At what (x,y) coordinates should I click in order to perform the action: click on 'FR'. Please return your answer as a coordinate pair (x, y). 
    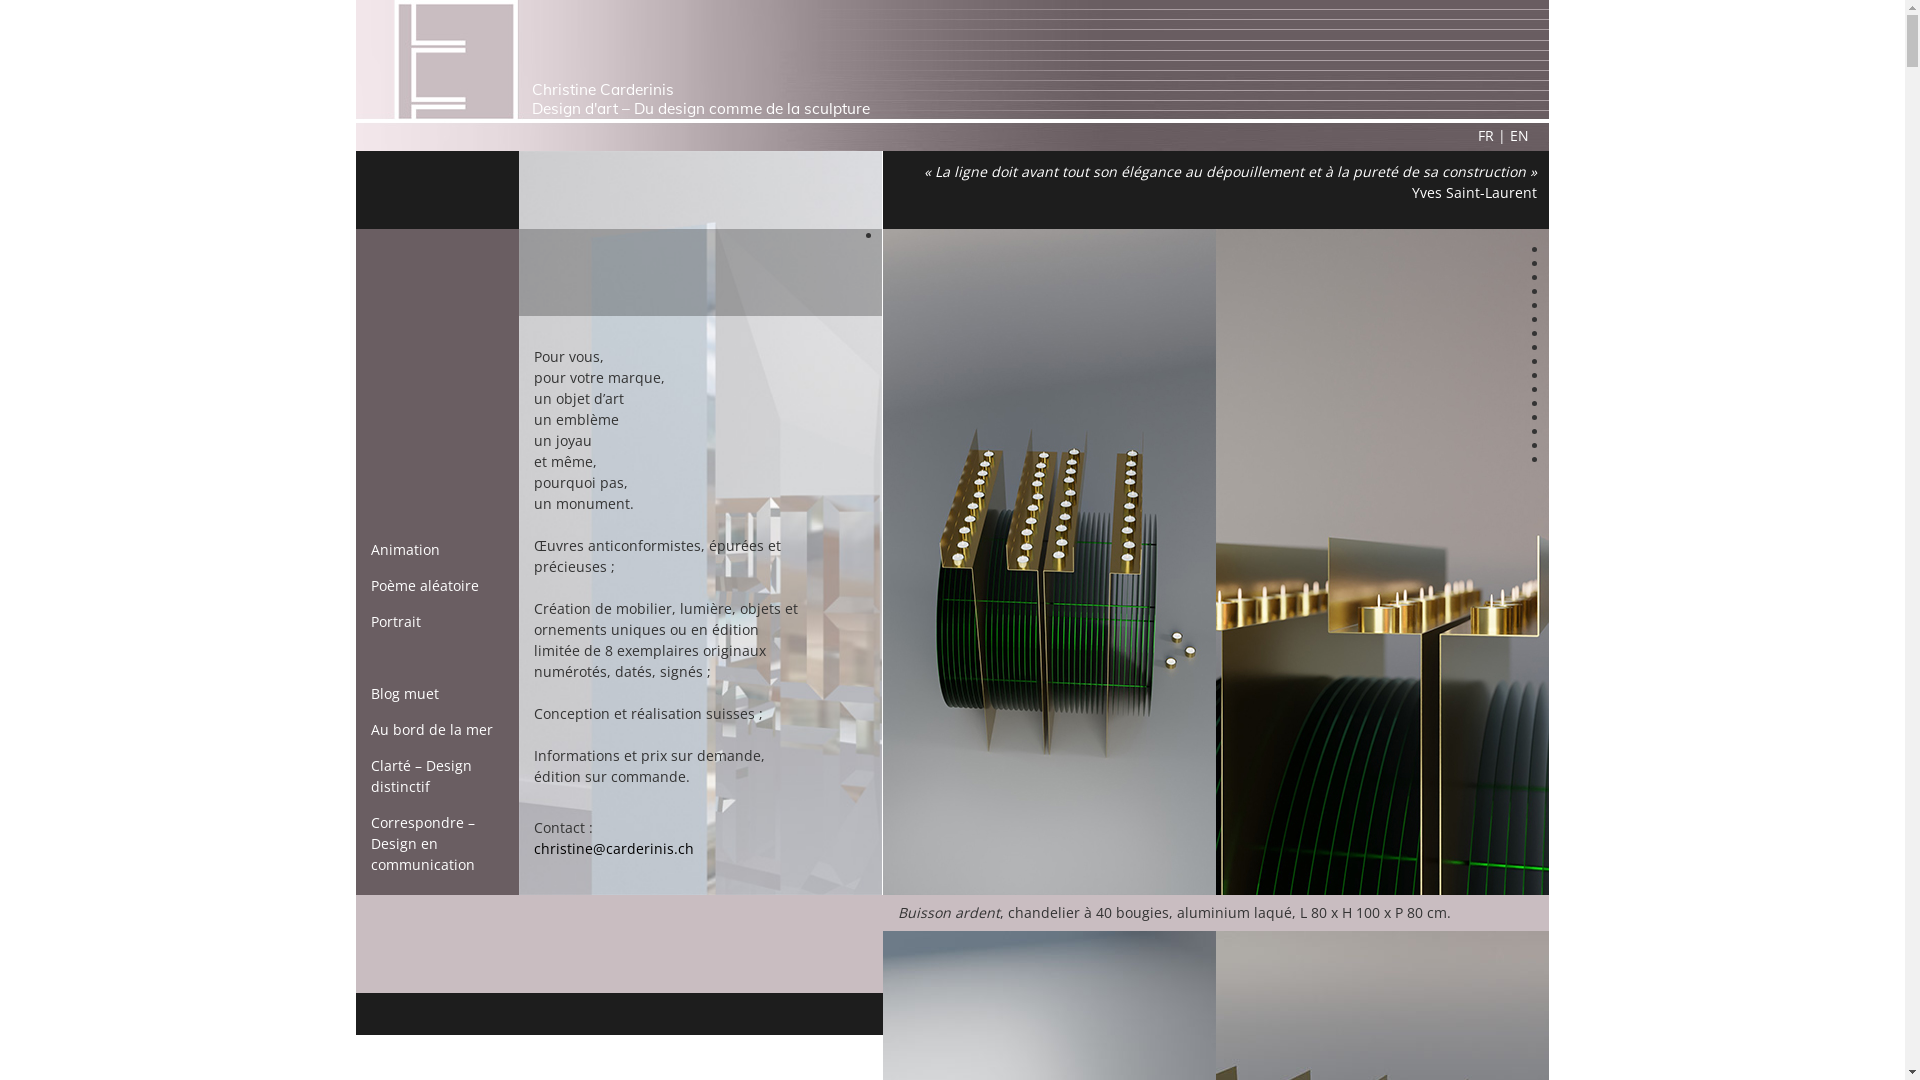
    Looking at the image, I should click on (1486, 135).